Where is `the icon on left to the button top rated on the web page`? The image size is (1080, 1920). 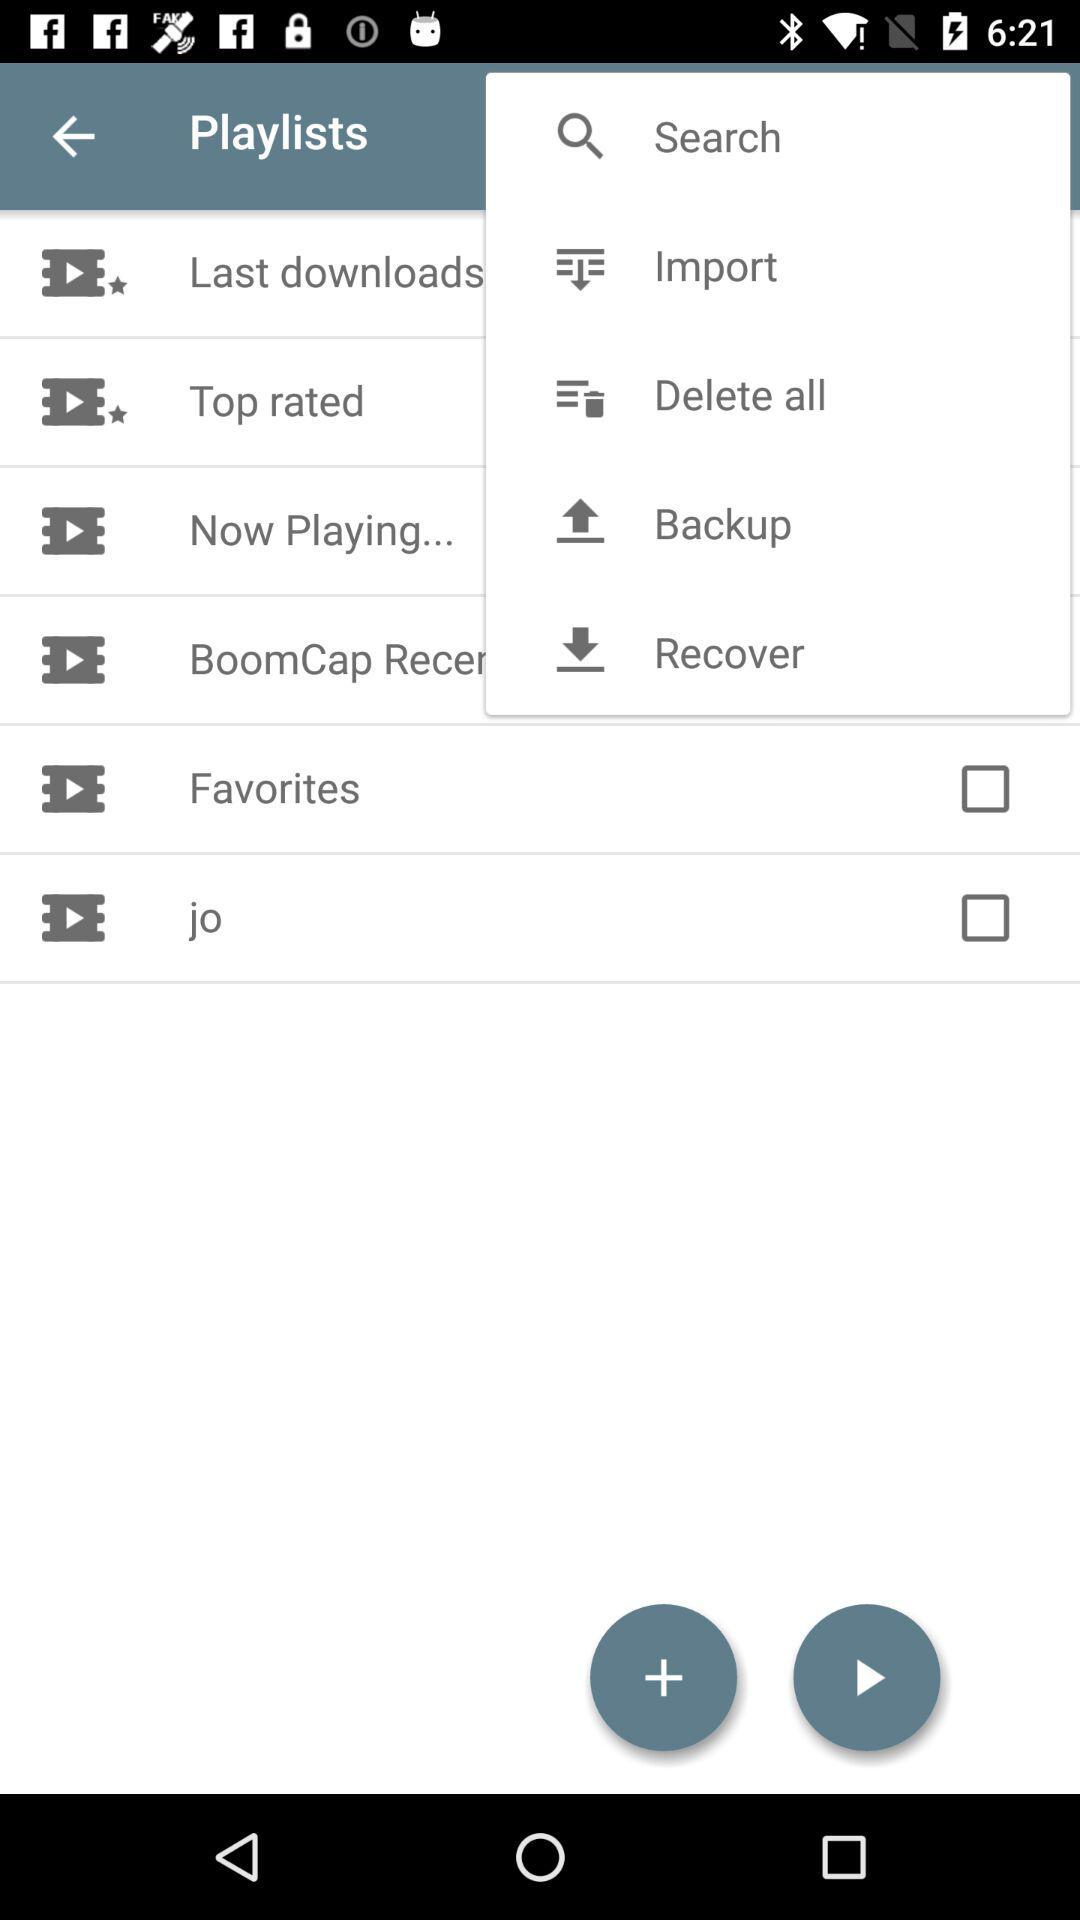
the icon on left to the button top rated on the web page is located at coordinates (115, 401).